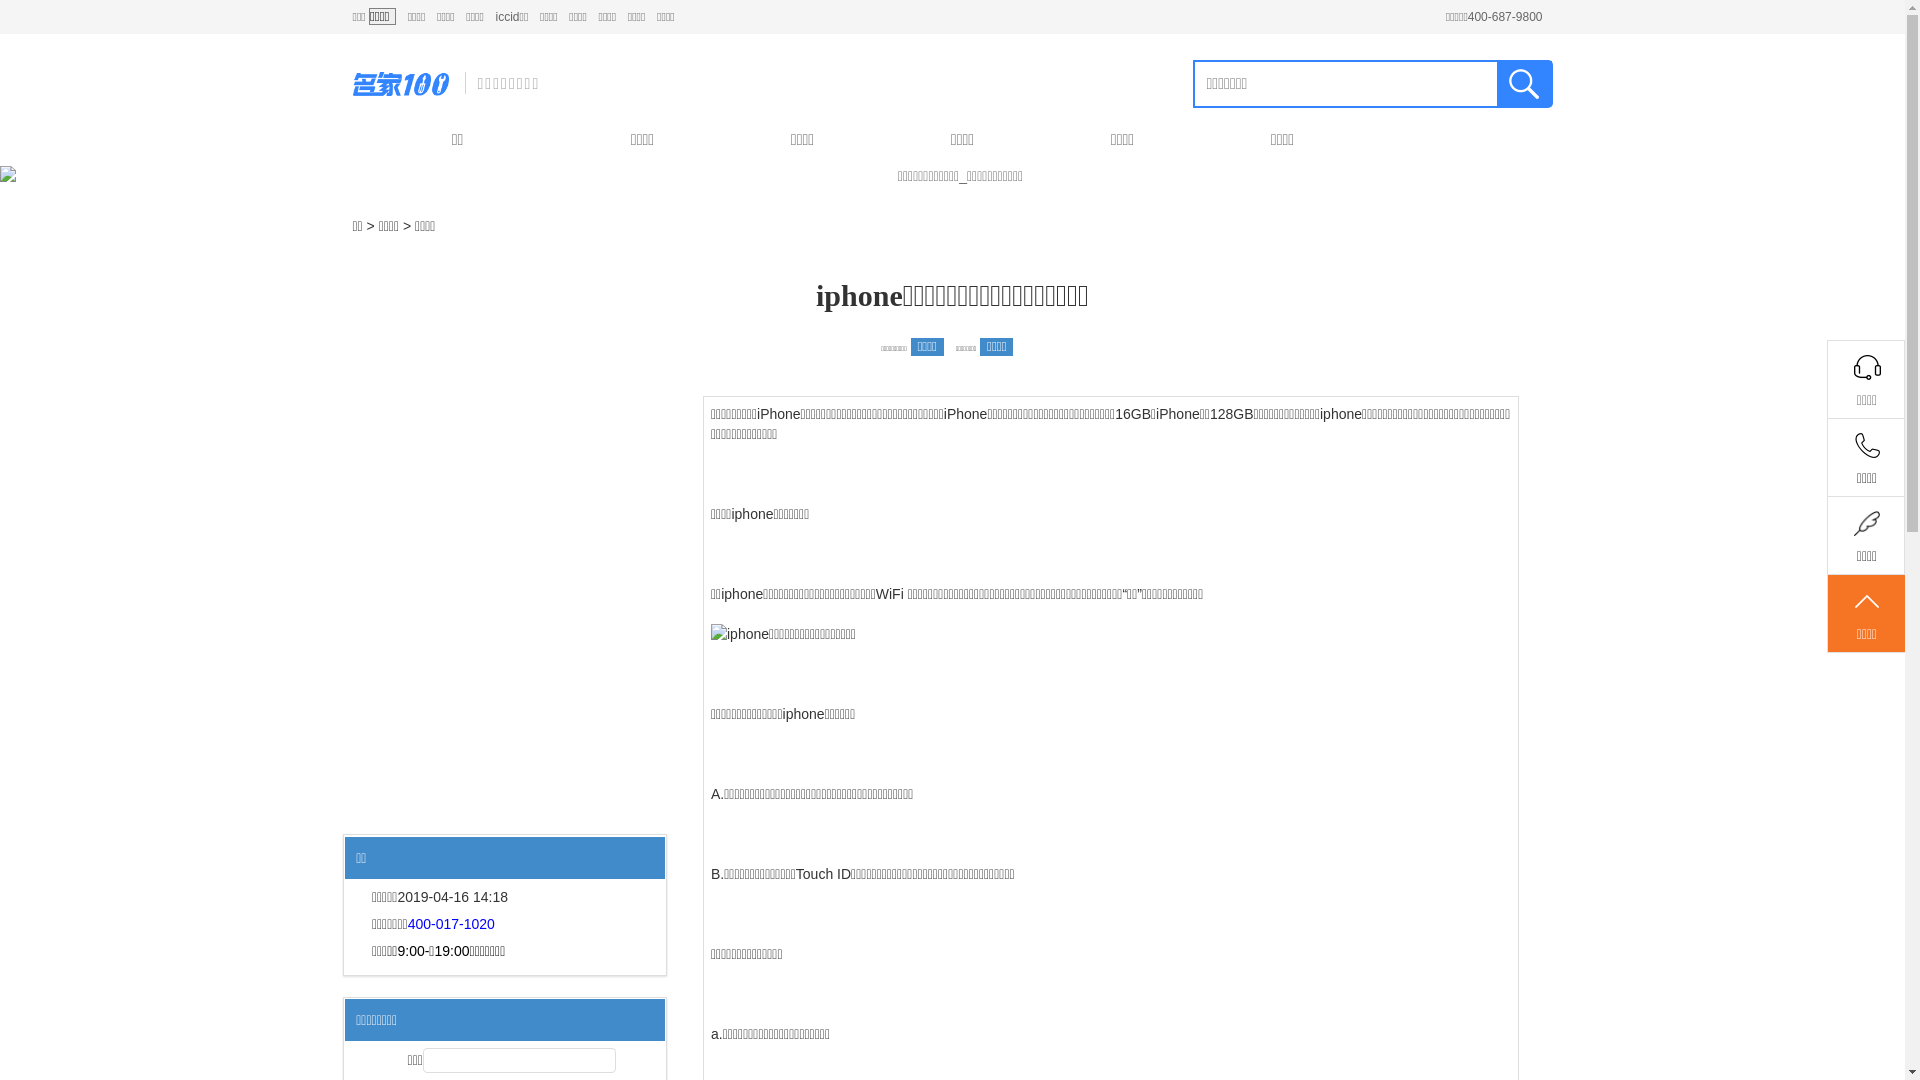 This screenshot has height=1080, width=1920. I want to click on '400-017-1020', so click(450, 924).